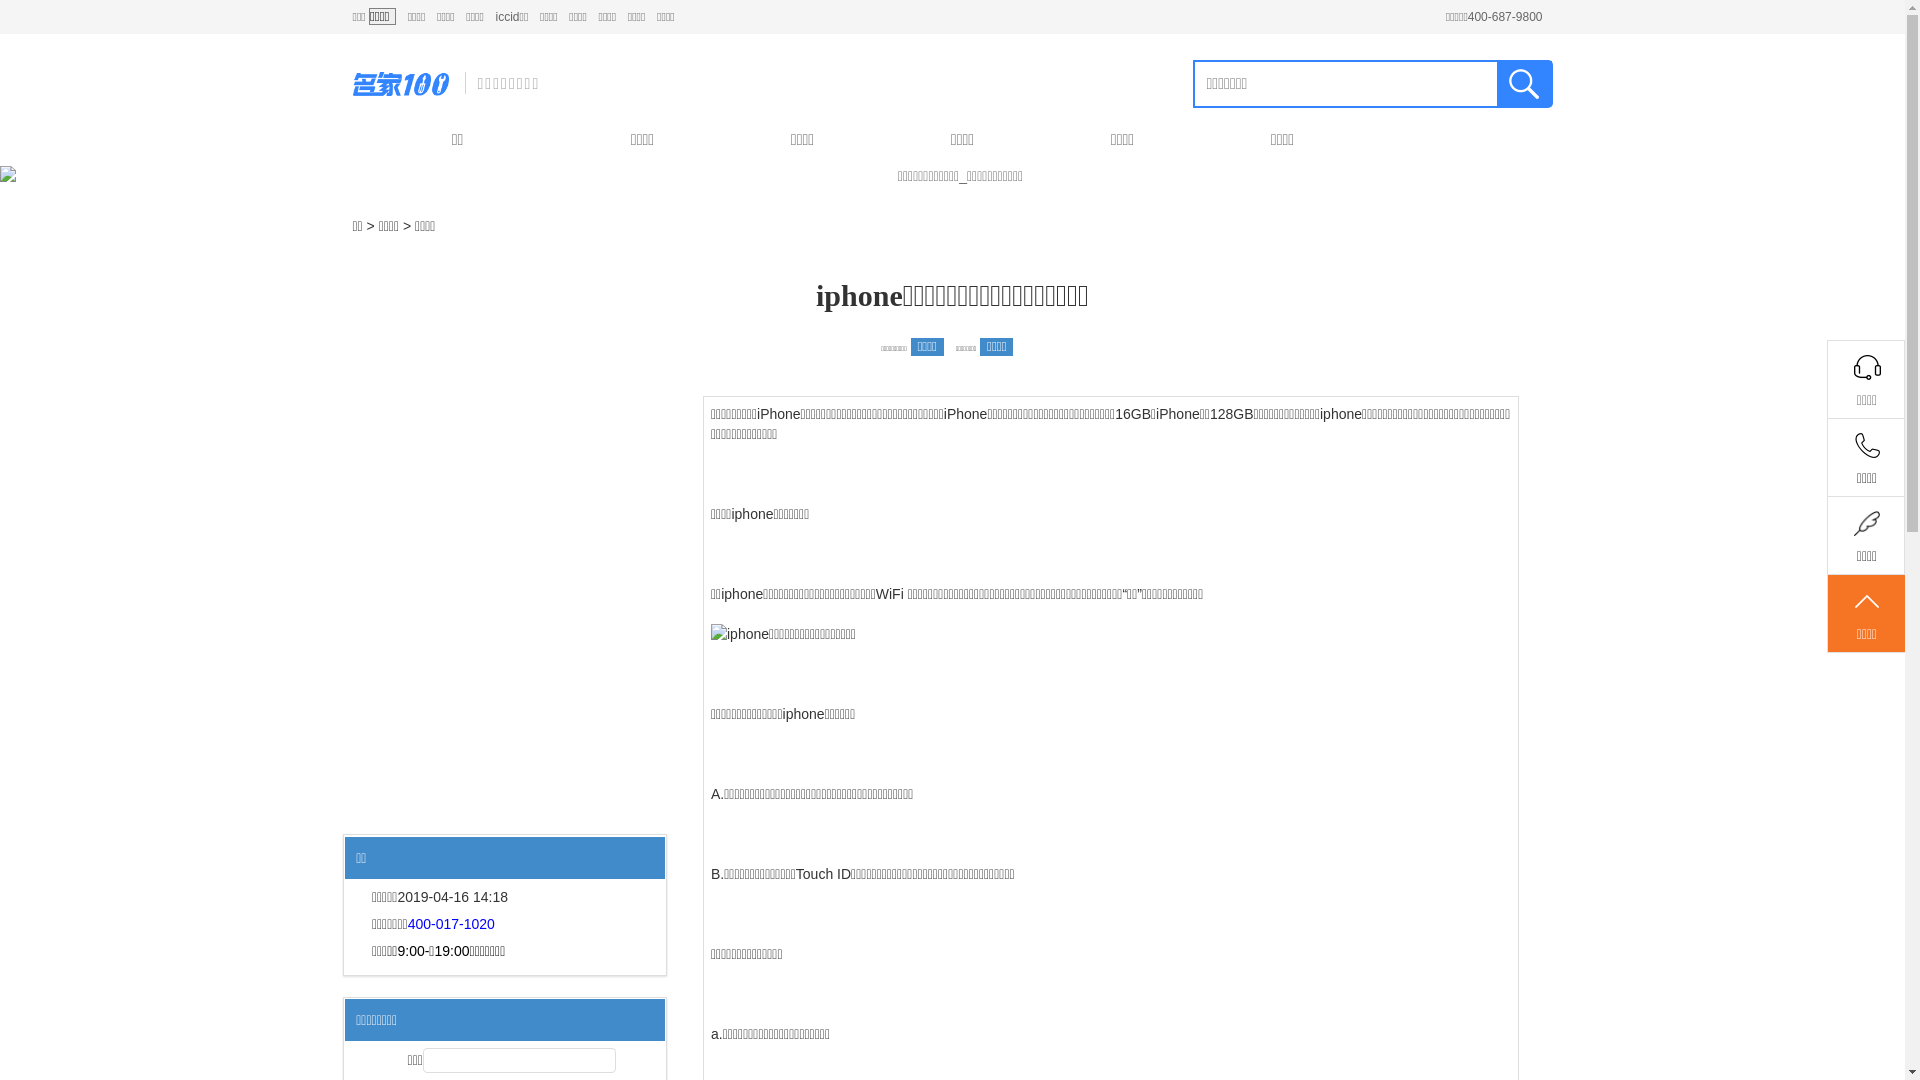 This screenshot has height=1080, width=1920. I want to click on '400-017-1020', so click(450, 924).